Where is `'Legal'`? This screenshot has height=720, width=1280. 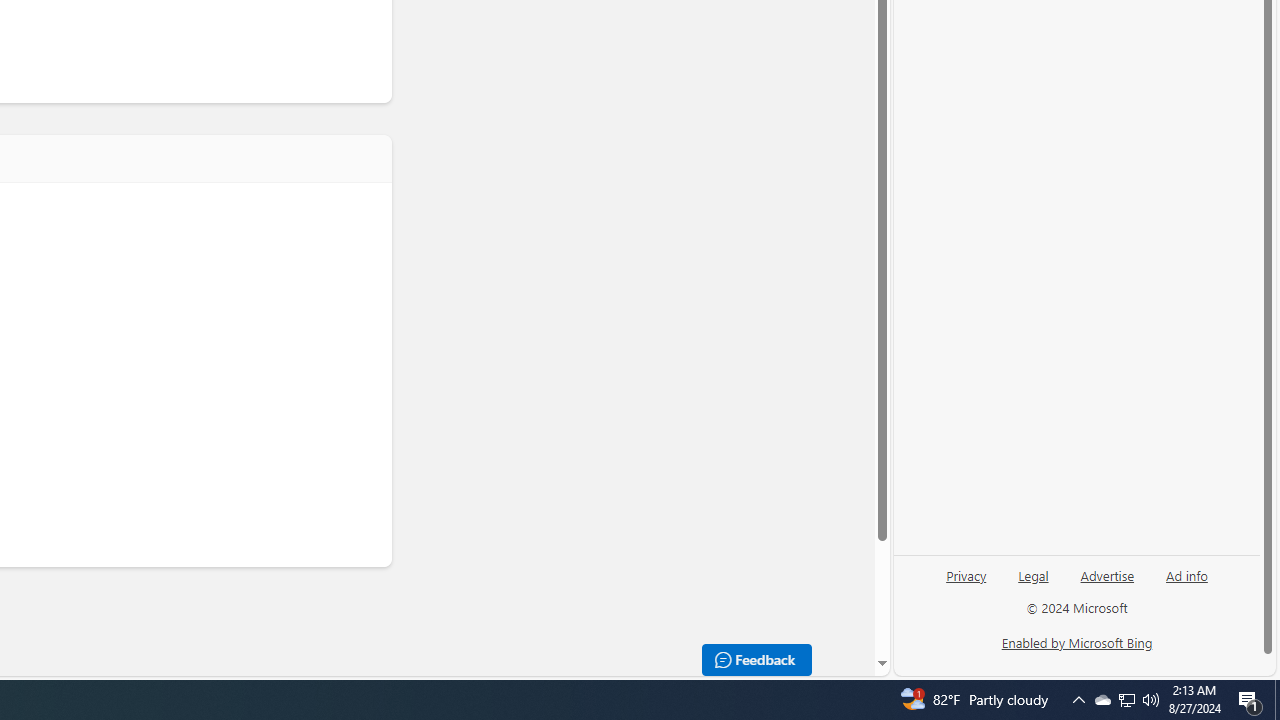
'Legal' is located at coordinates (1033, 583).